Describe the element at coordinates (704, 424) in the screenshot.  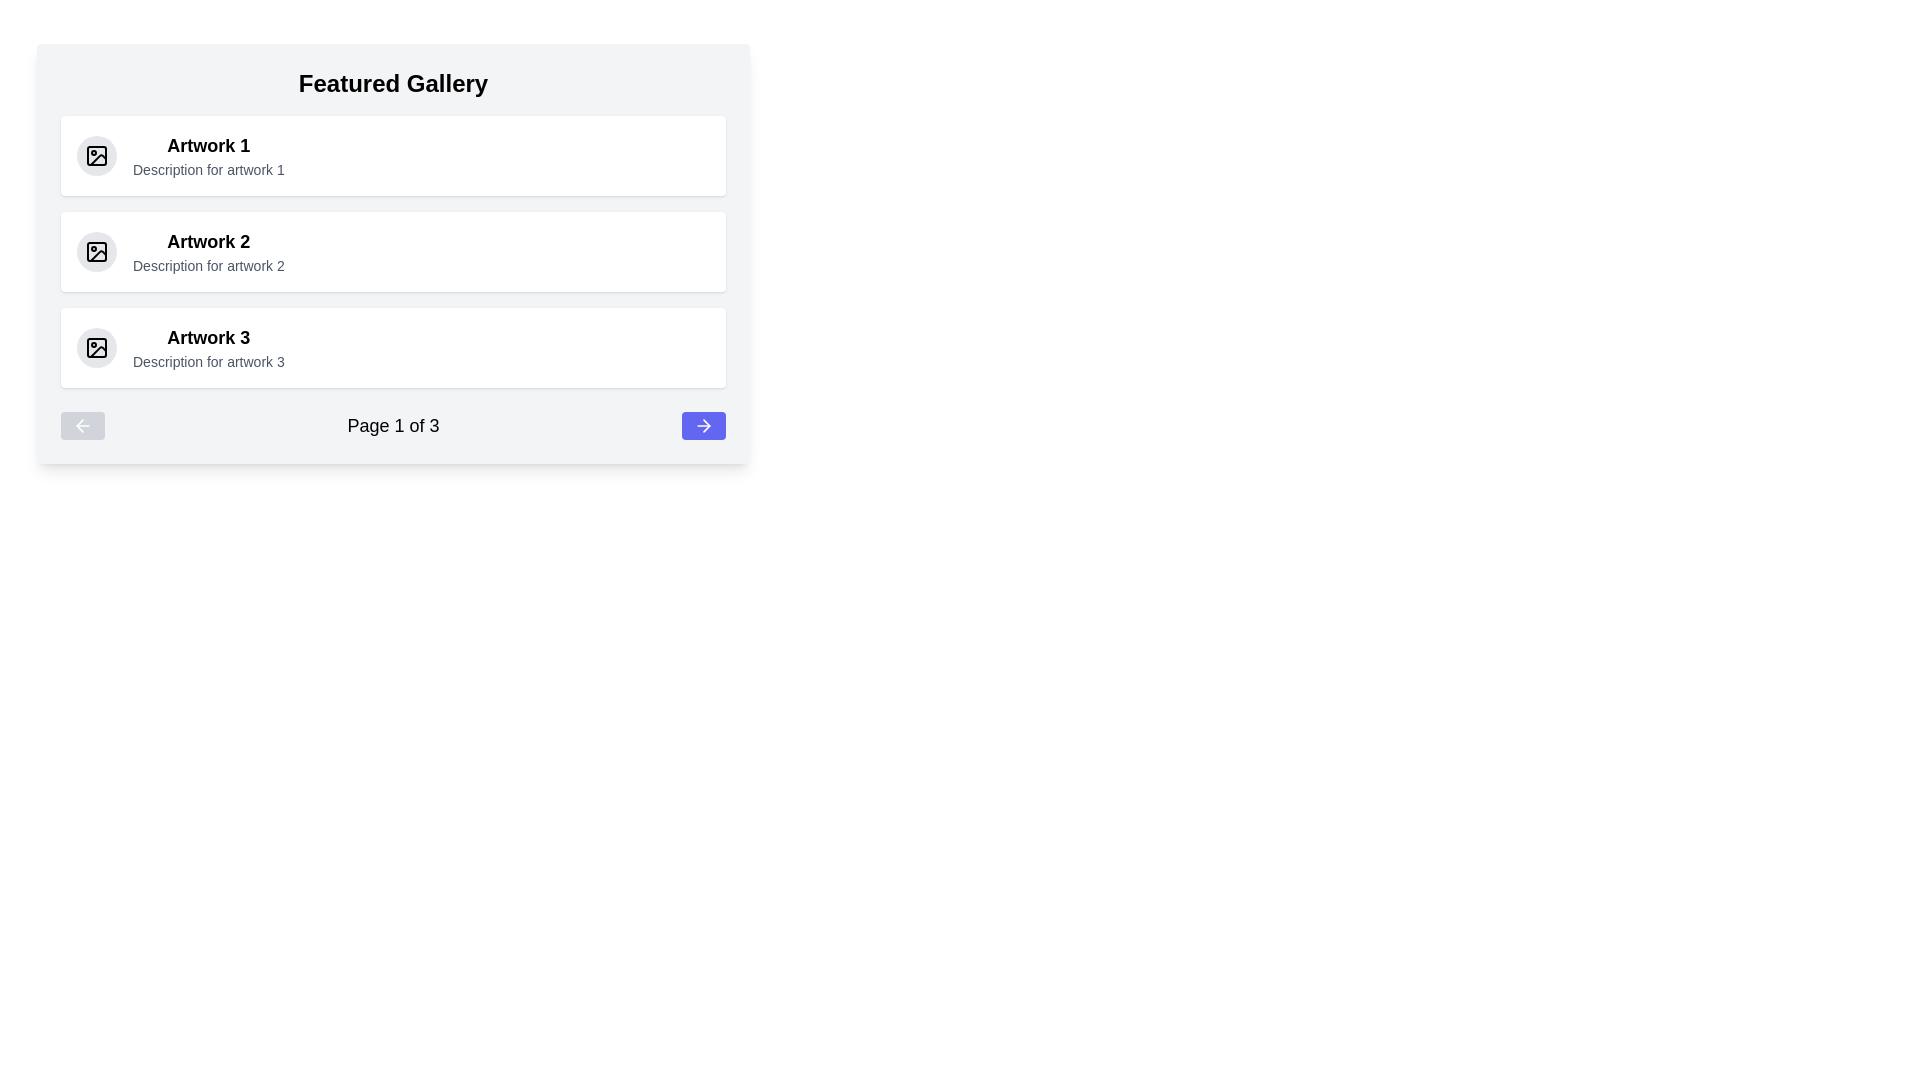
I see `the rightward-pointing arrow icon, which is outlined in indigo and located within a purple button at the bottom-right corner of the interface` at that location.